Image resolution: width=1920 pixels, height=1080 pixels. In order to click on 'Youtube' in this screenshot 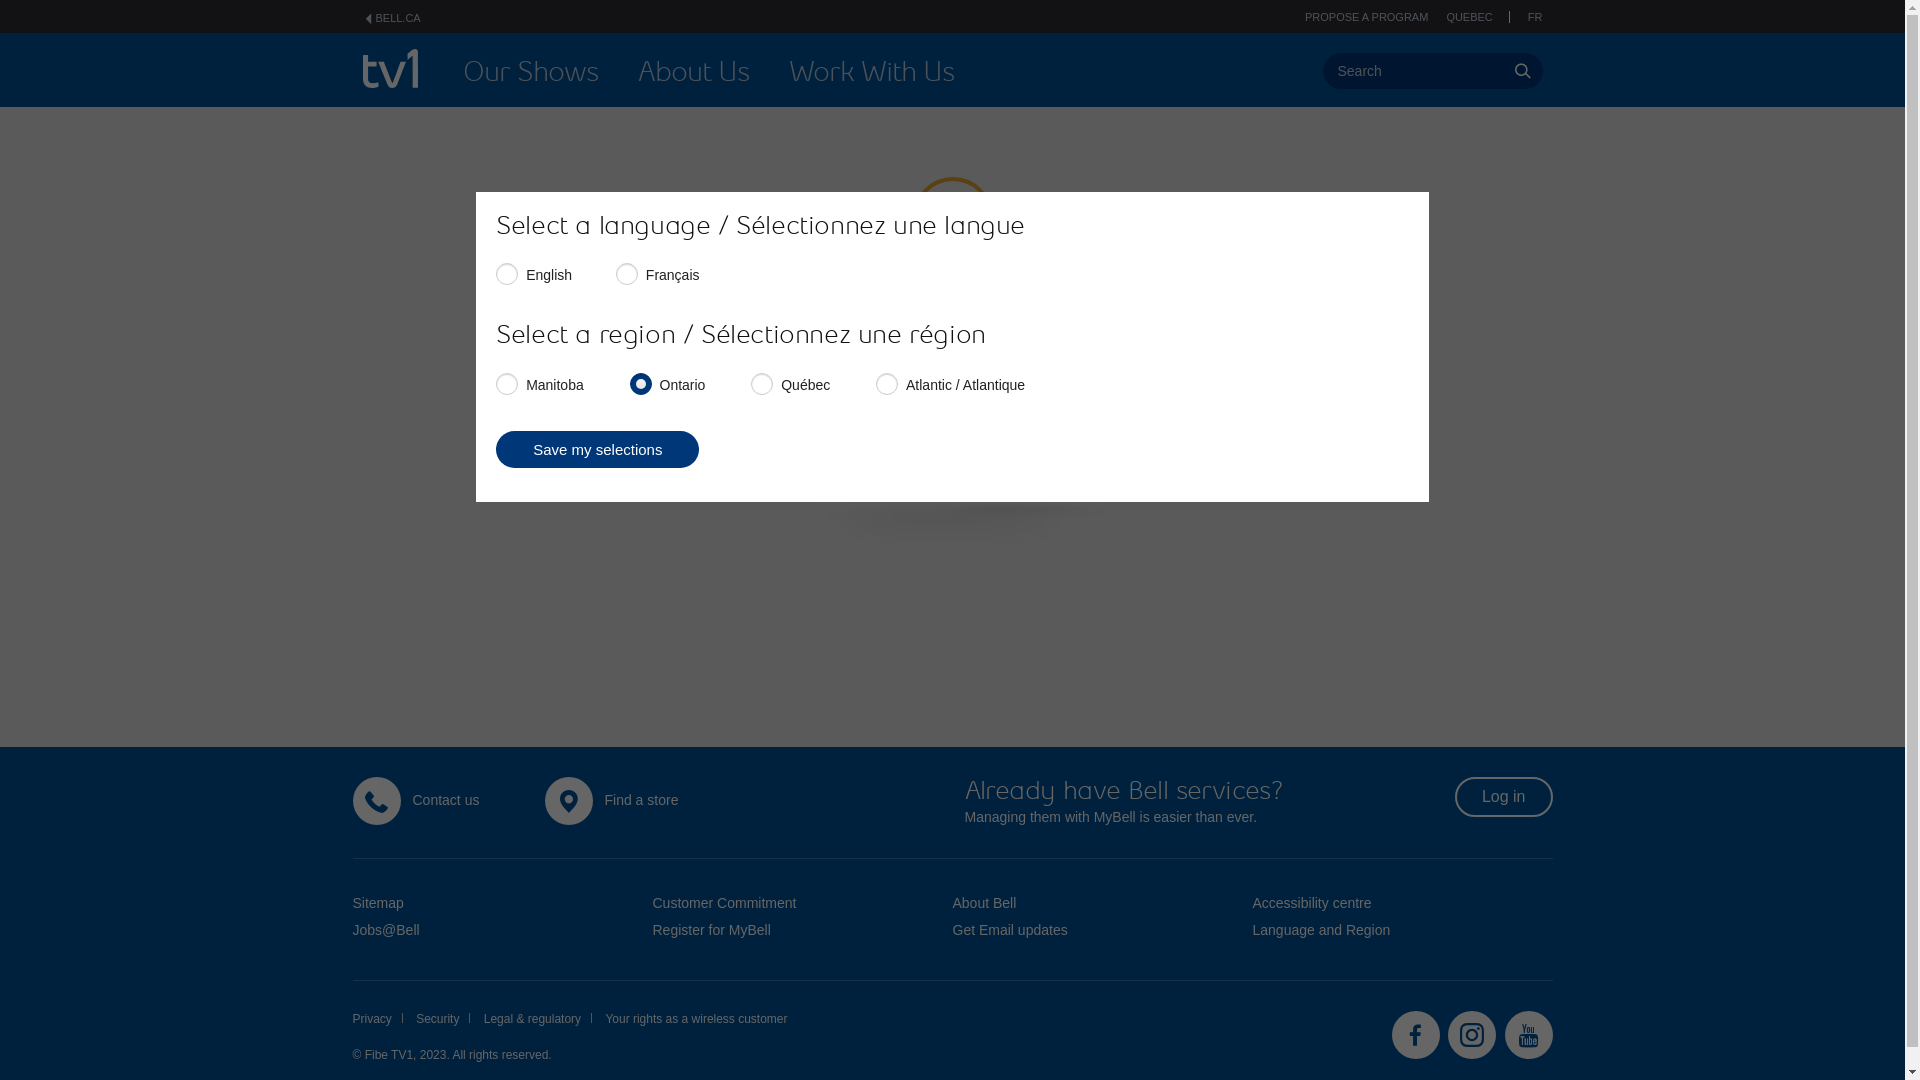, I will do `click(1526, 1034)`.